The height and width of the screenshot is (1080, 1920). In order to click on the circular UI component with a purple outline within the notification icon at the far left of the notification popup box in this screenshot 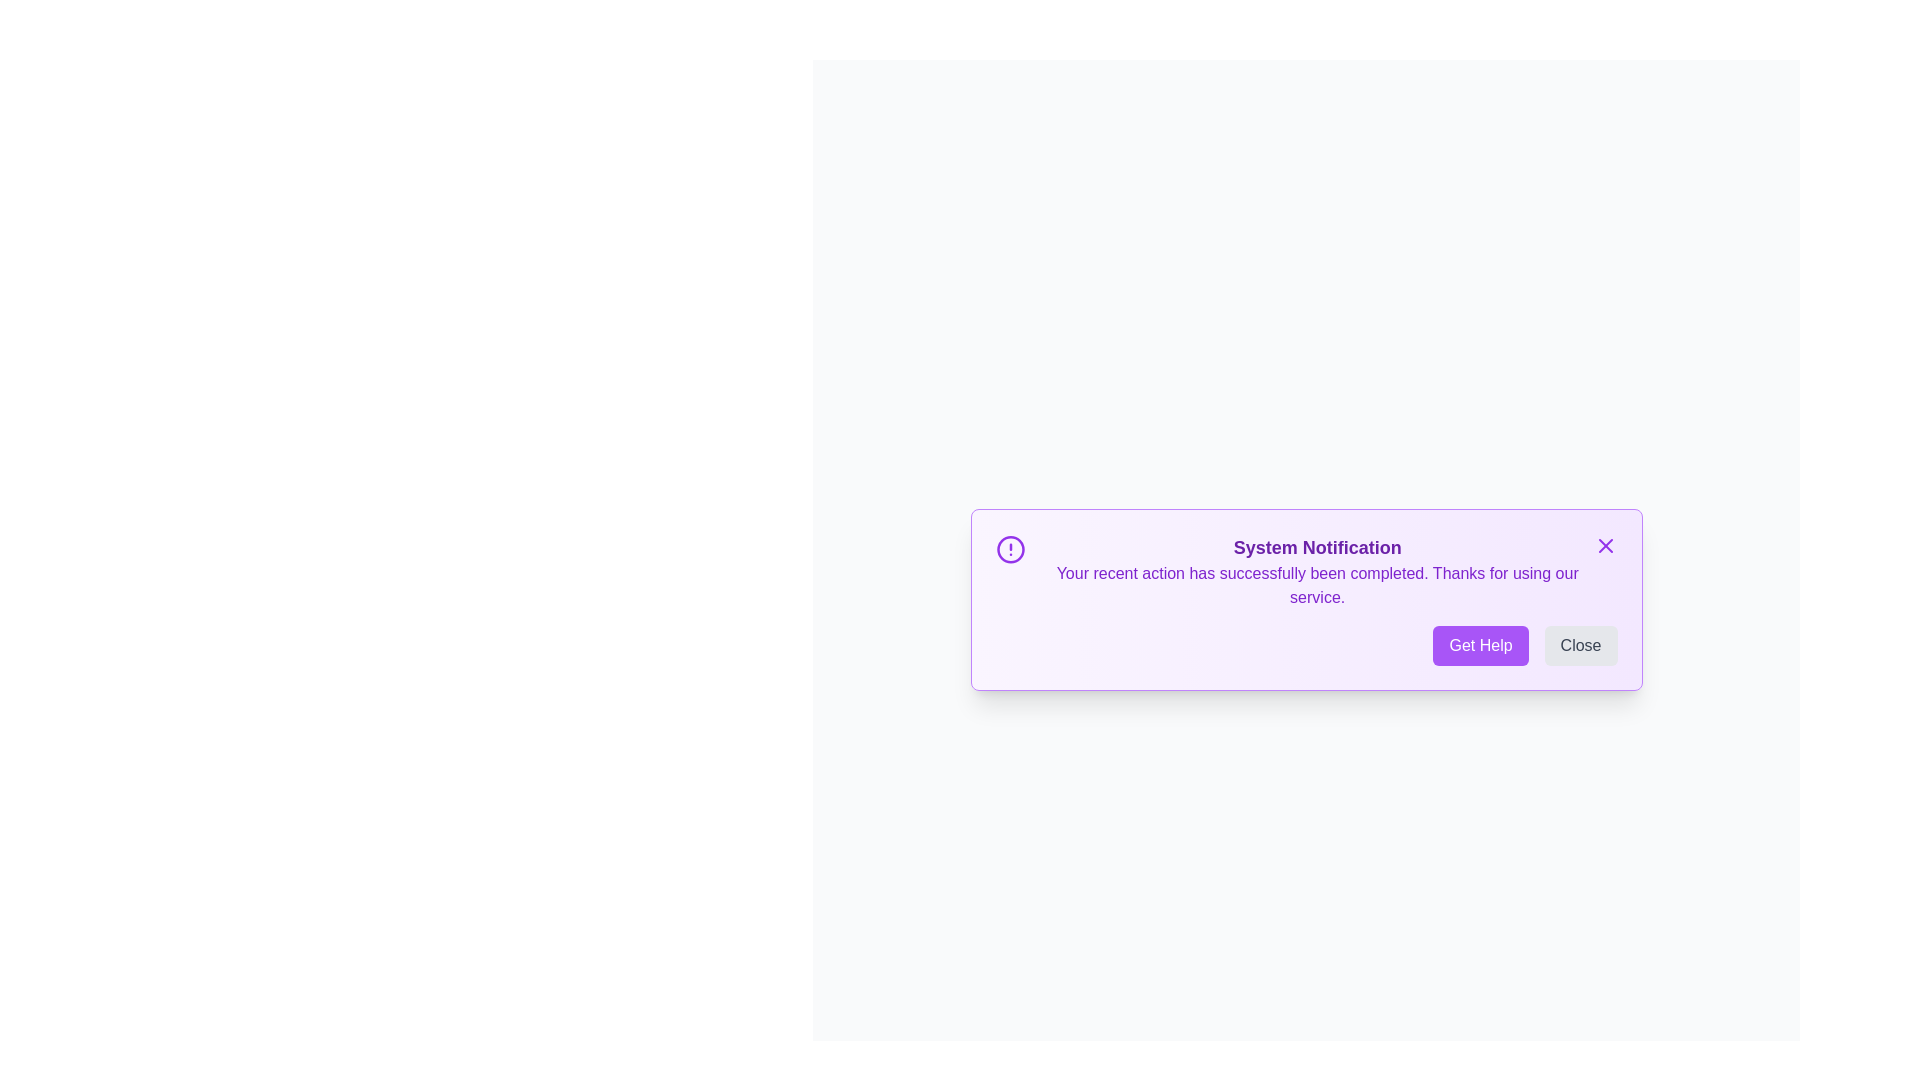, I will do `click(1010, 550)`.